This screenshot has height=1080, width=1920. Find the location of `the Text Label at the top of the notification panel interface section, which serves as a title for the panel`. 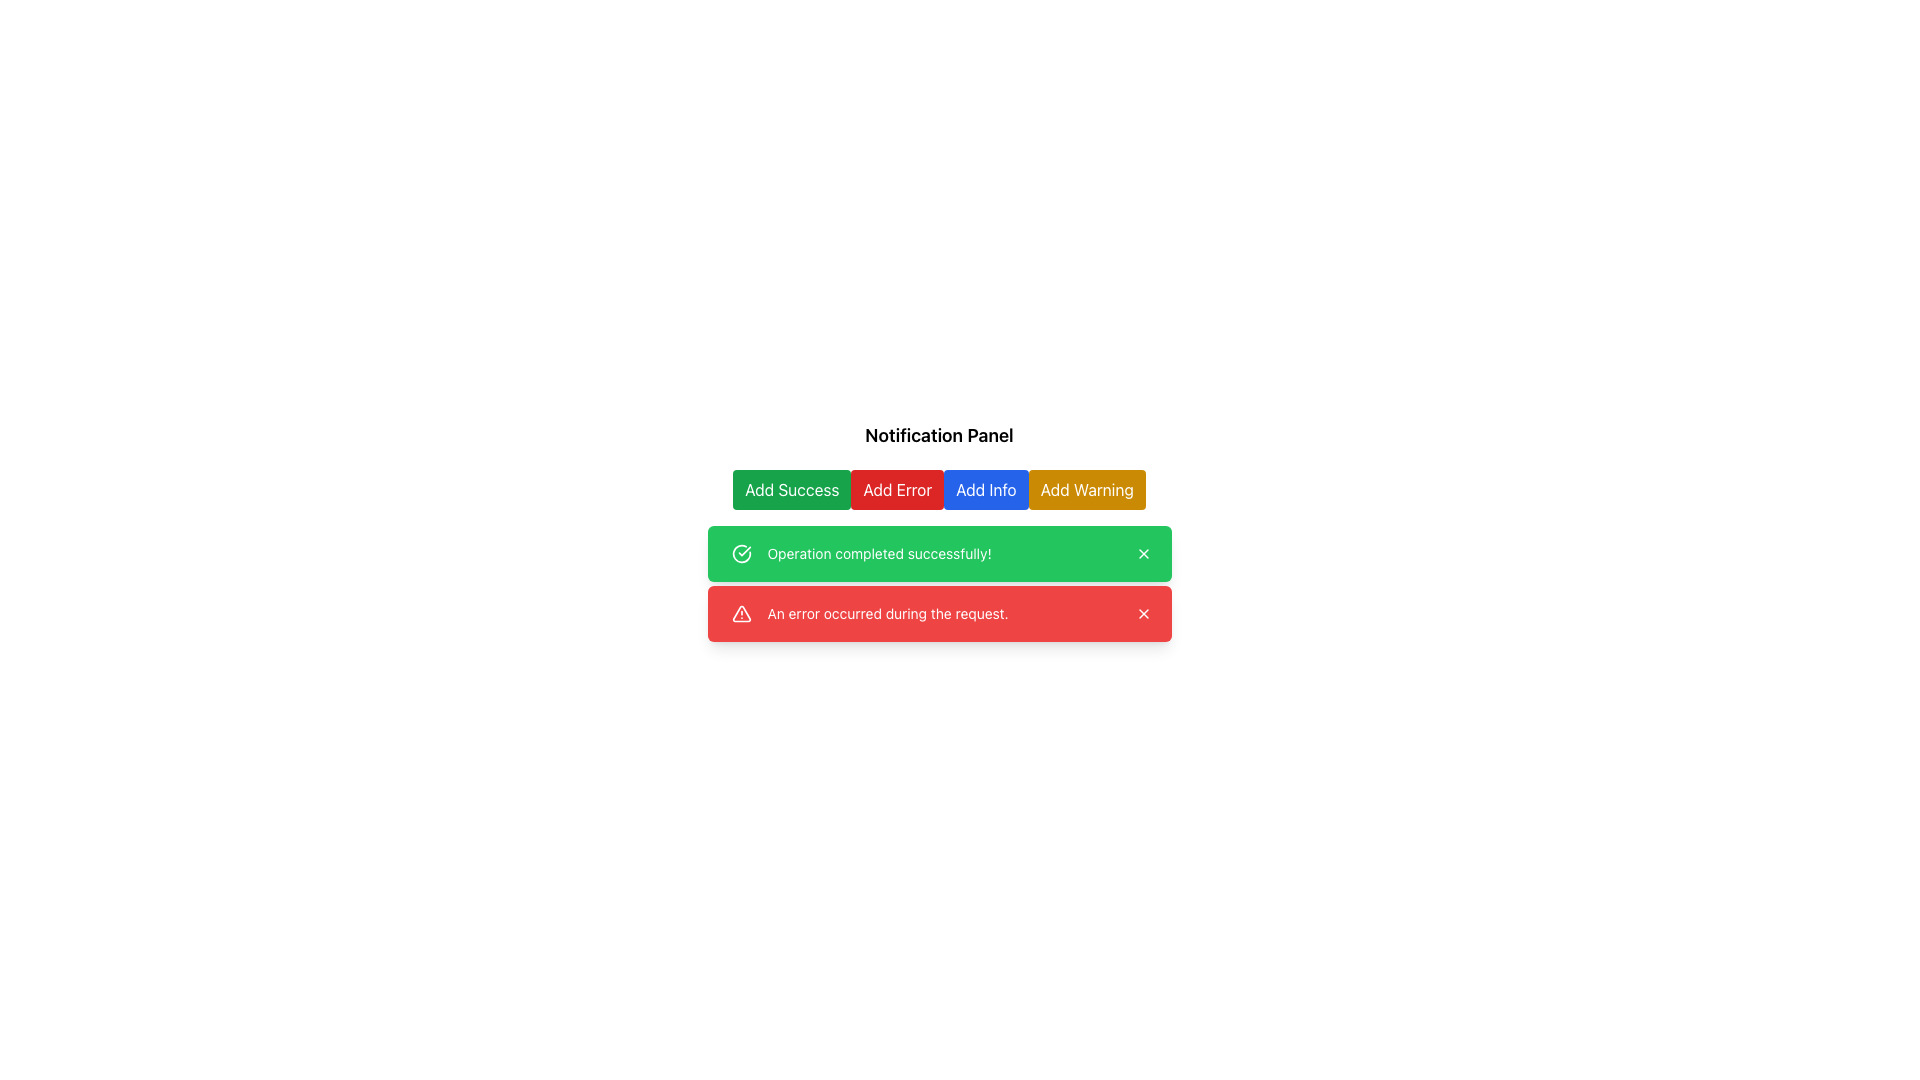

the Text Label at the top of the notification panel interface section, which serves as a title for the panel is located at coordinates (938, 434).